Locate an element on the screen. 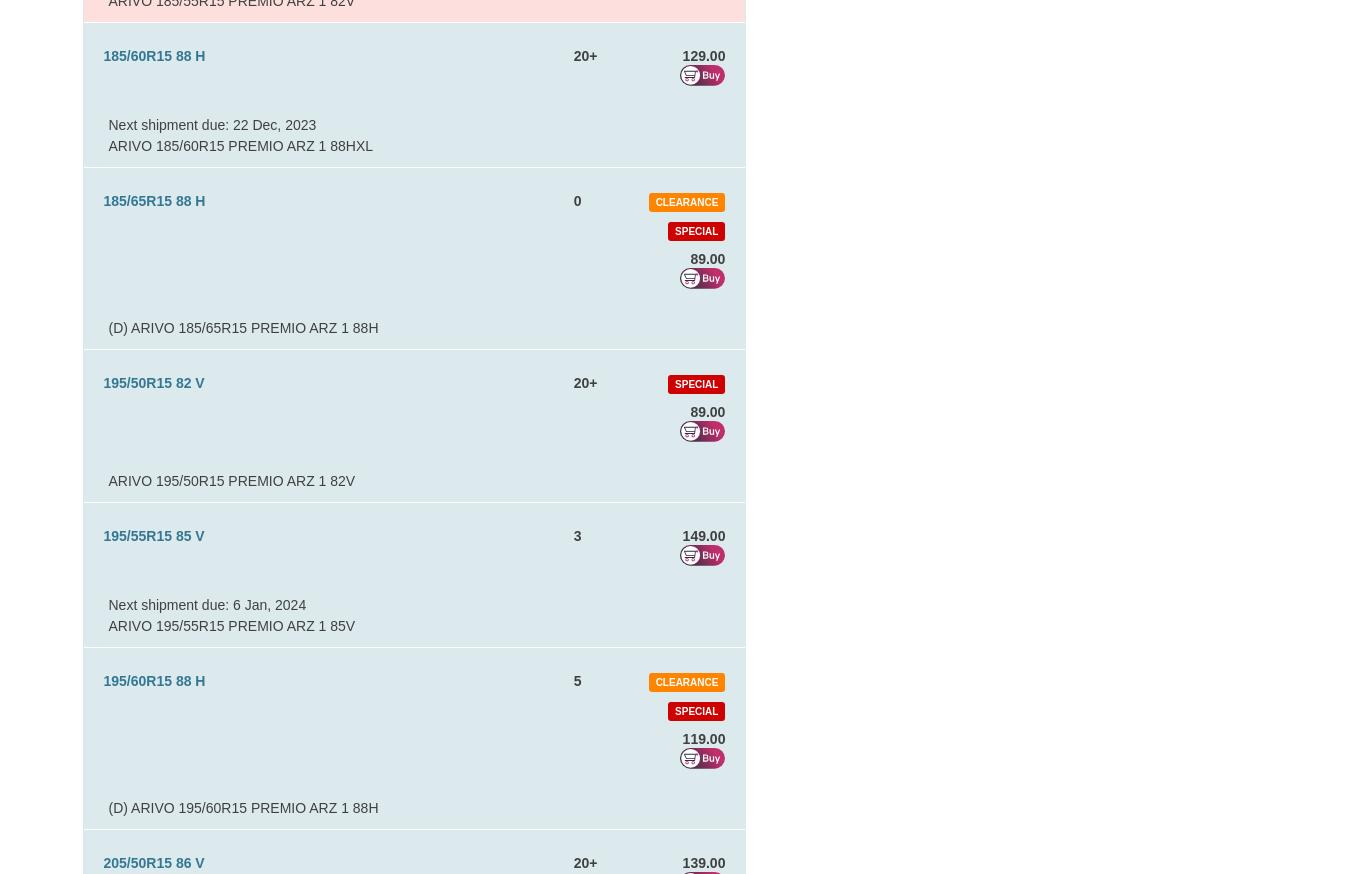 Image resolution: width=1366 pixels, height=874 pixels. '139.00' is located at coordinates (681, 862).